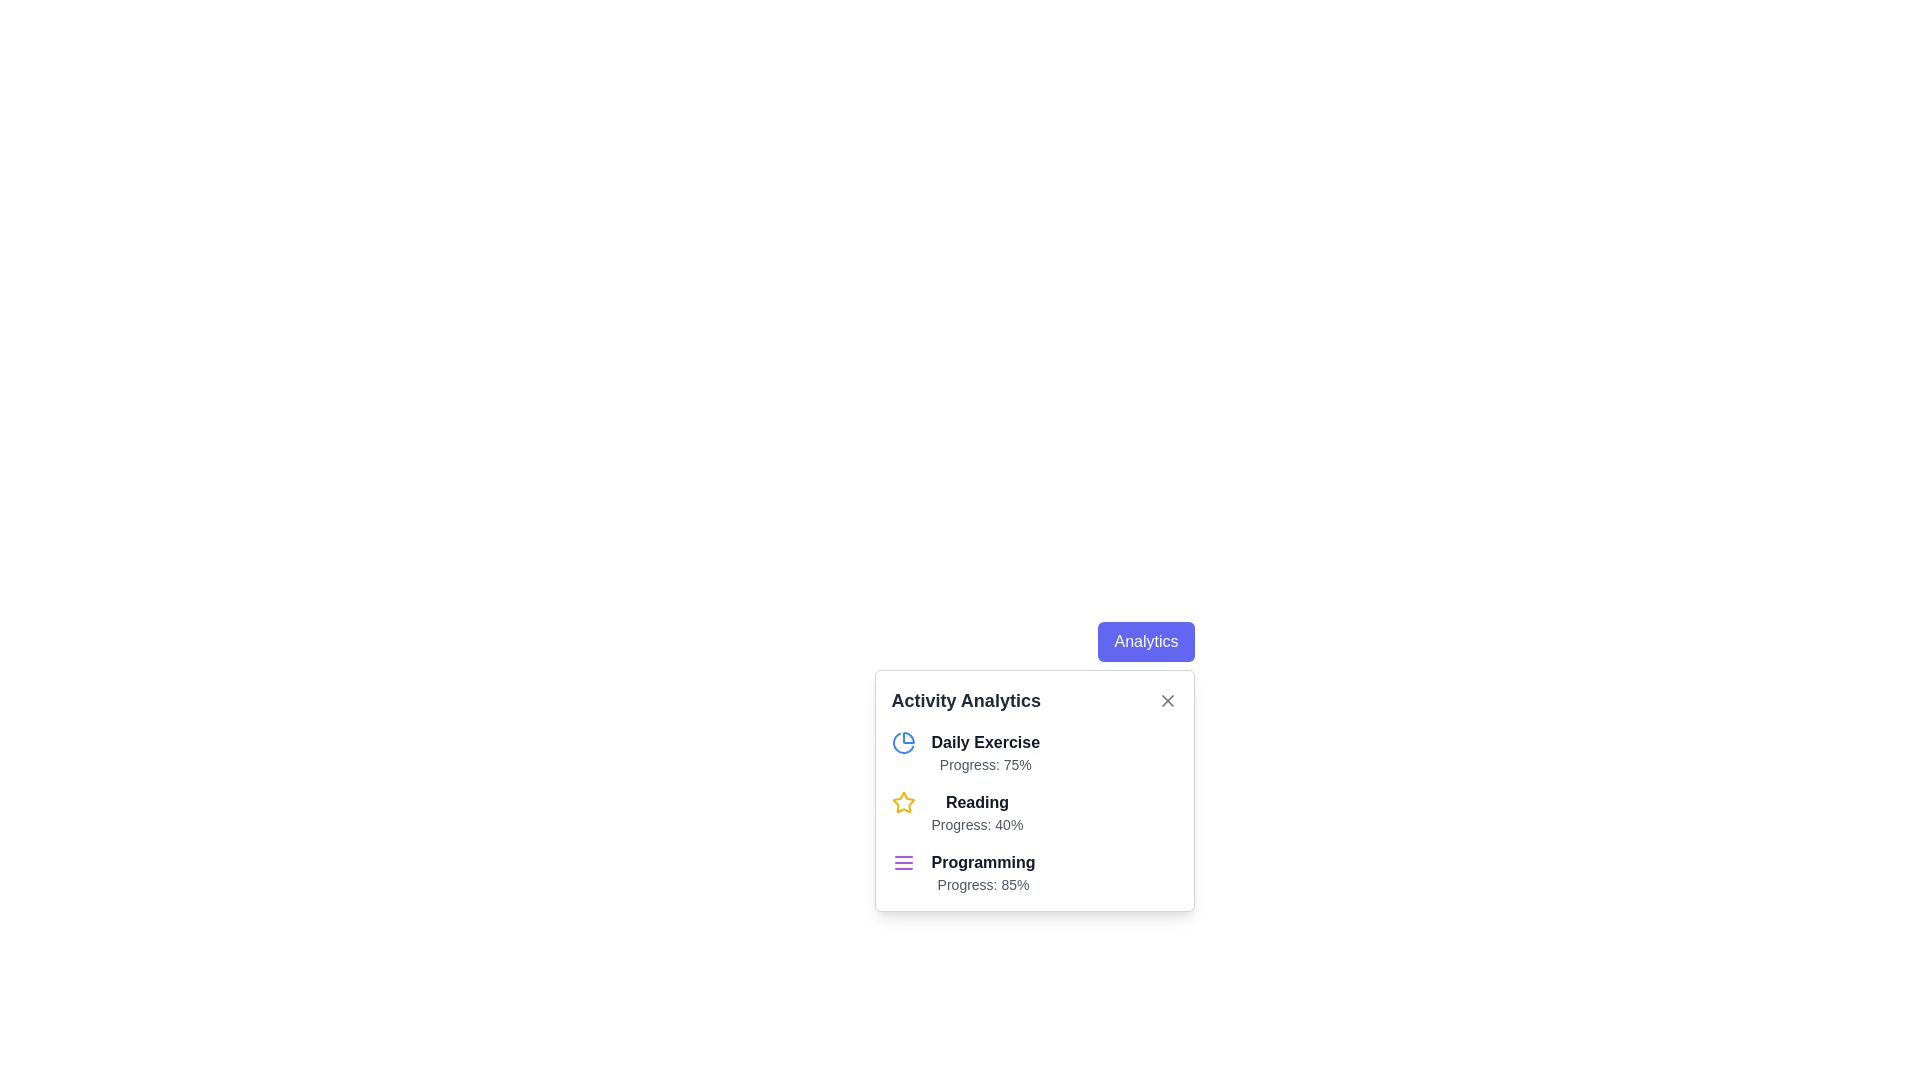  I want to click on text from the progress label indicating 85% completion of the Programming activity located at the bottom of the Programming section within the Activity Analytics card, so click(983, 883).